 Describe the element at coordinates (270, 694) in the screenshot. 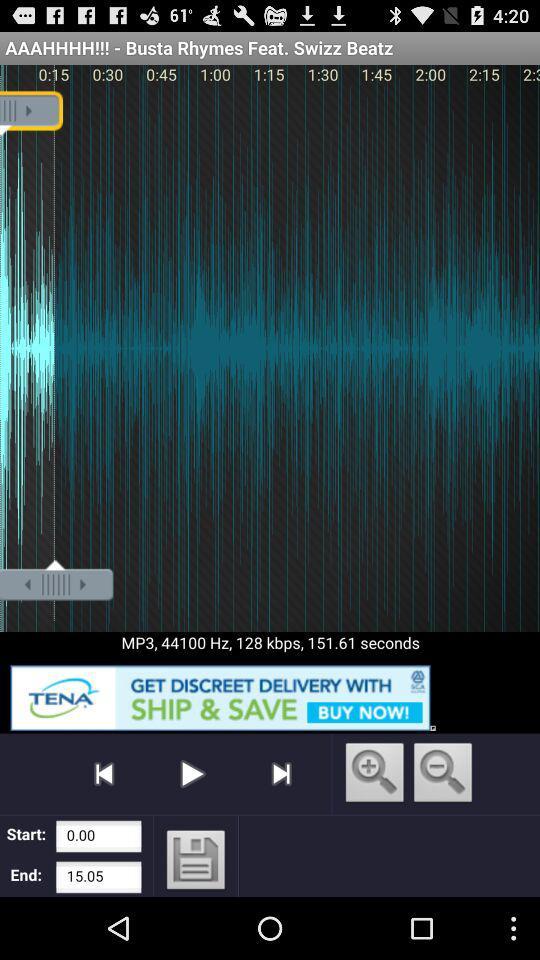

I see `banner advertisement` at that location.